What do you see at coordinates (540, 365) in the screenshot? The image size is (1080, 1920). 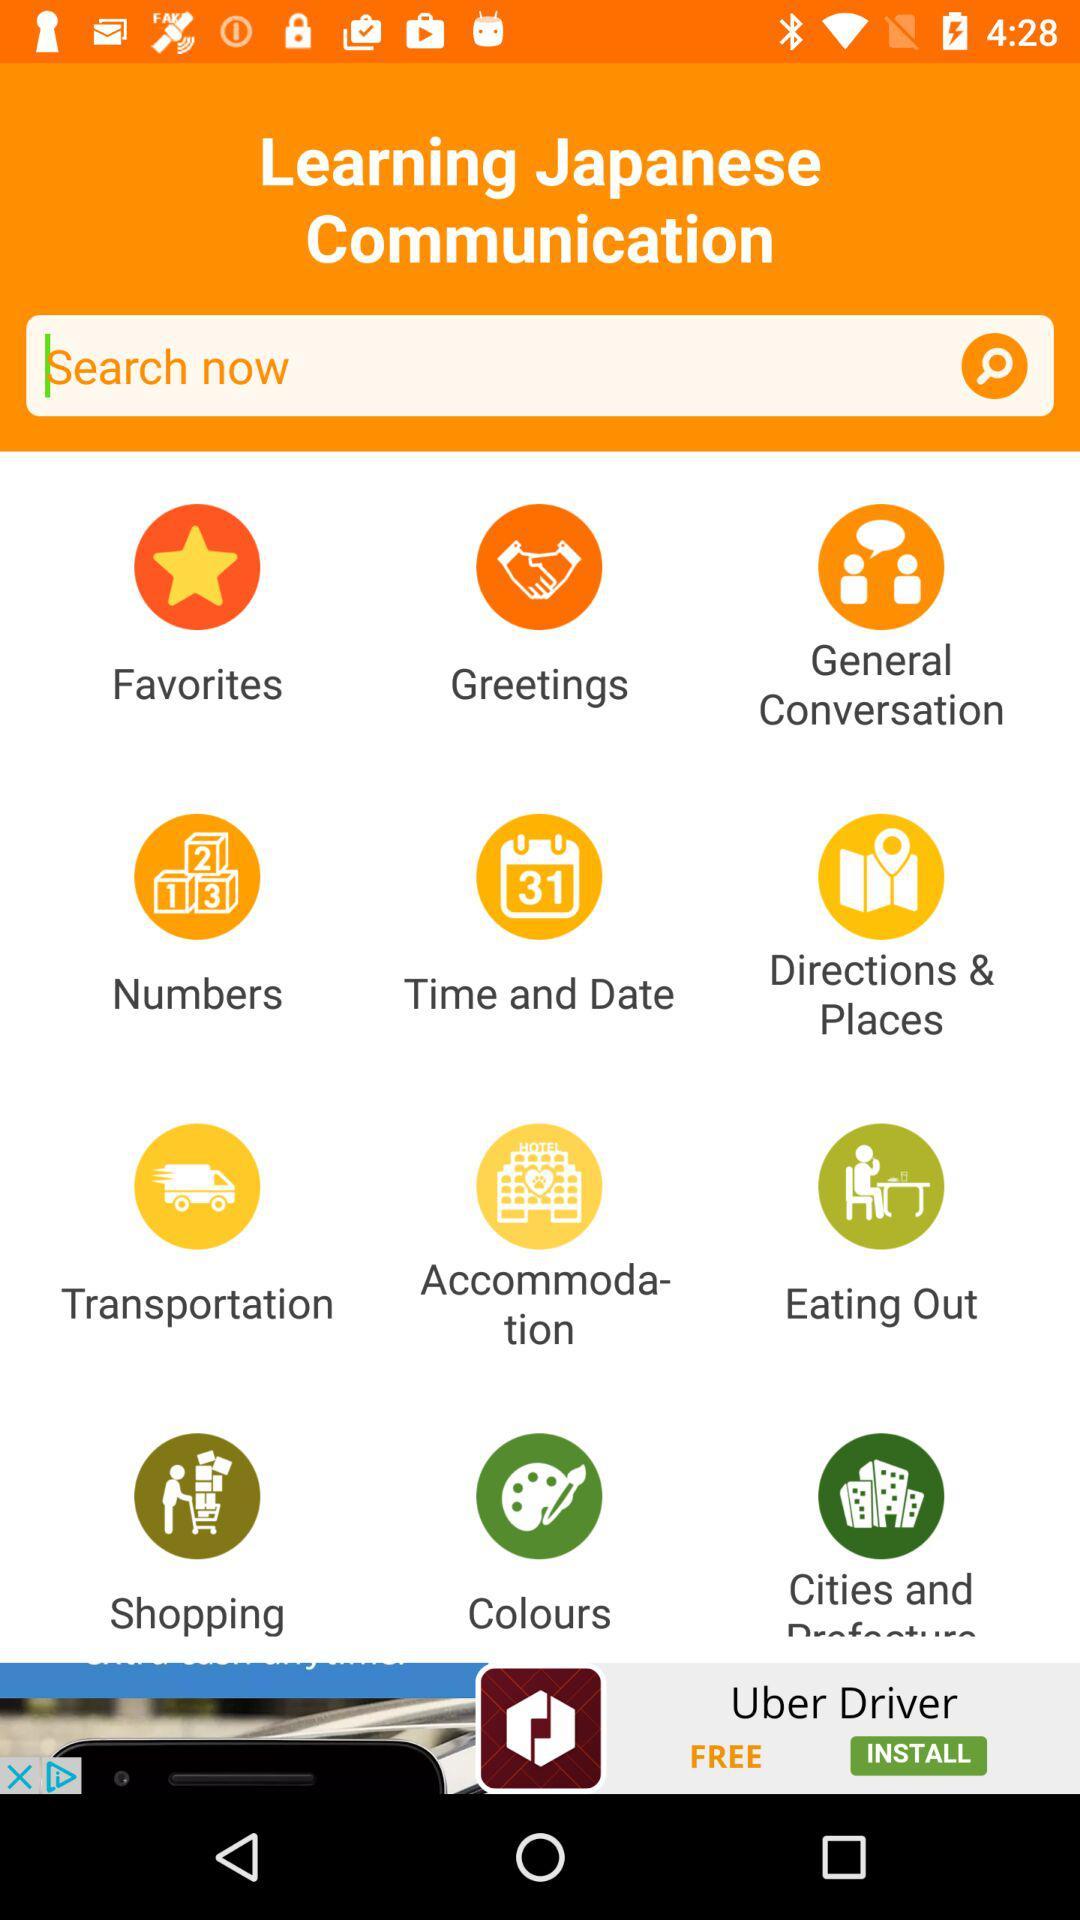 I see `search bar` at bounding box center [540, 365].